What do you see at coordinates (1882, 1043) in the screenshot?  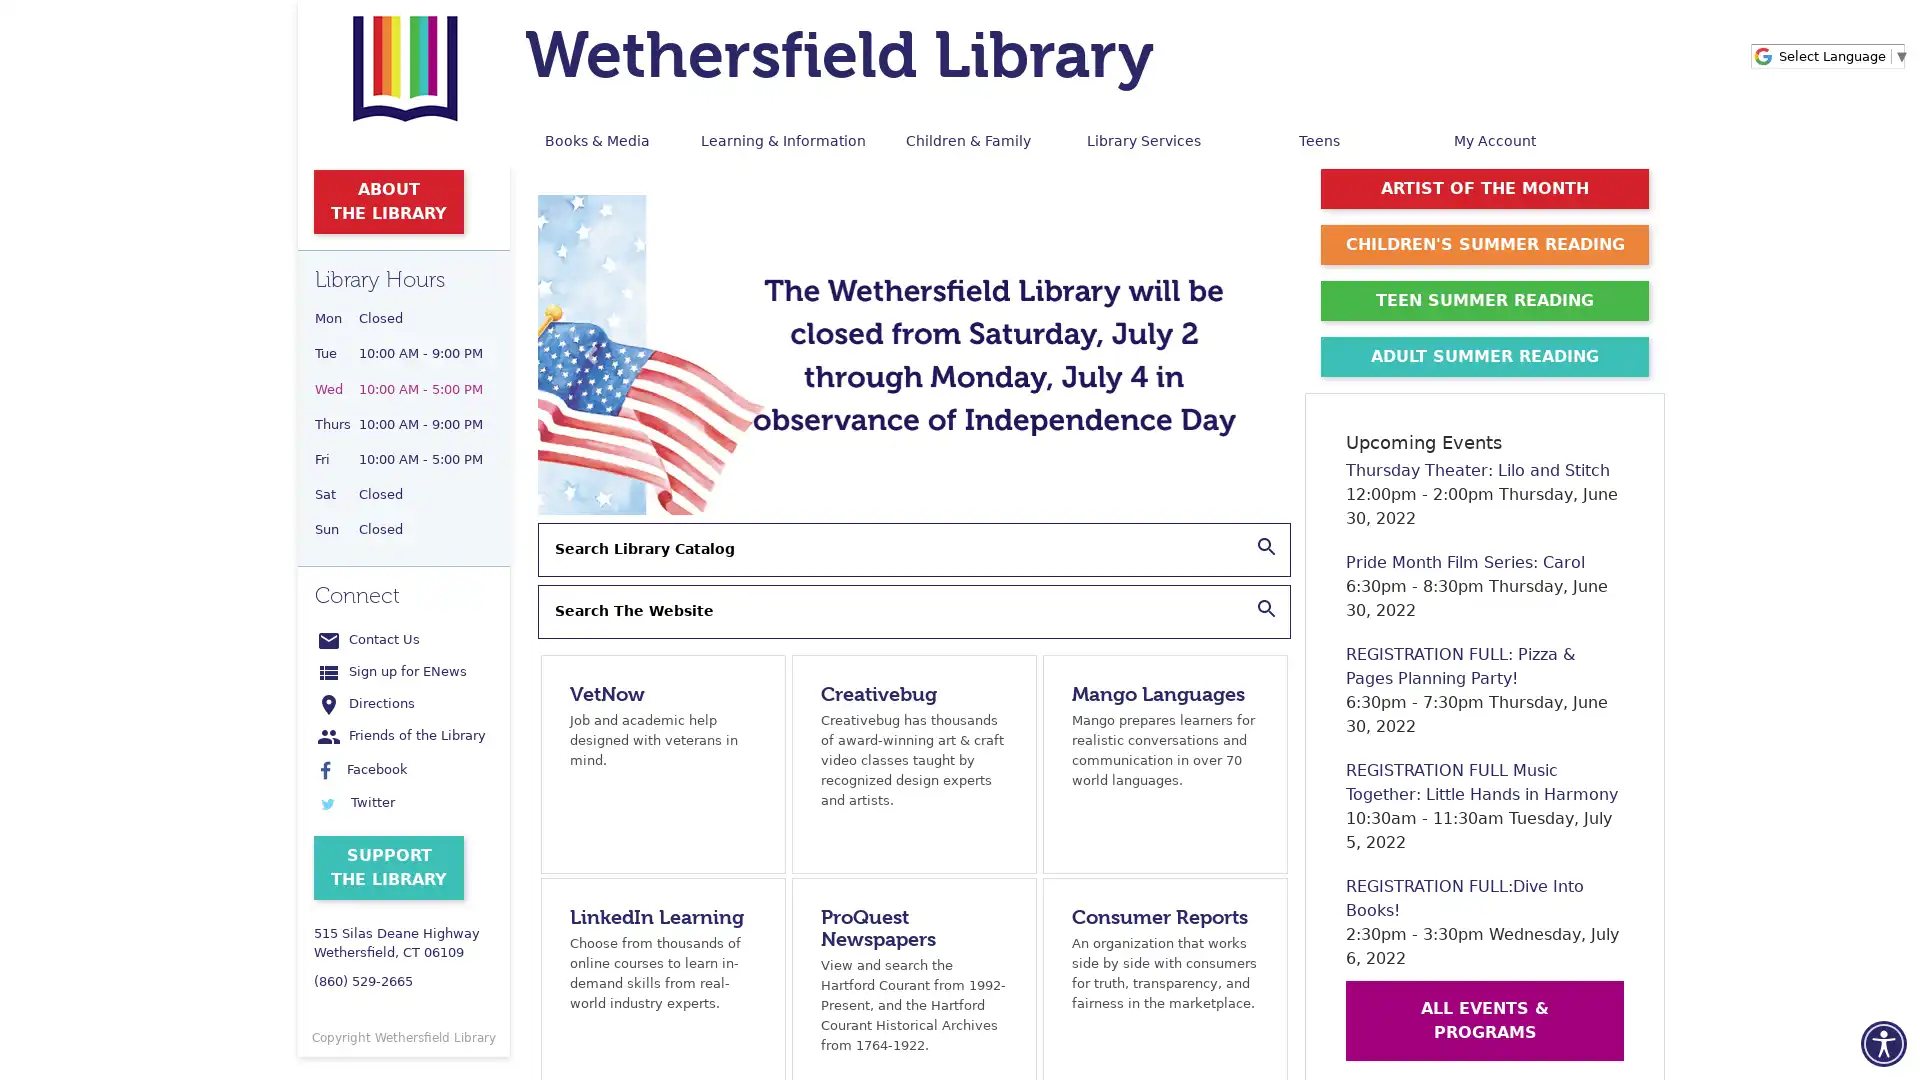 I see `Accessibility Menu` at bounding box center [1882, 1043].